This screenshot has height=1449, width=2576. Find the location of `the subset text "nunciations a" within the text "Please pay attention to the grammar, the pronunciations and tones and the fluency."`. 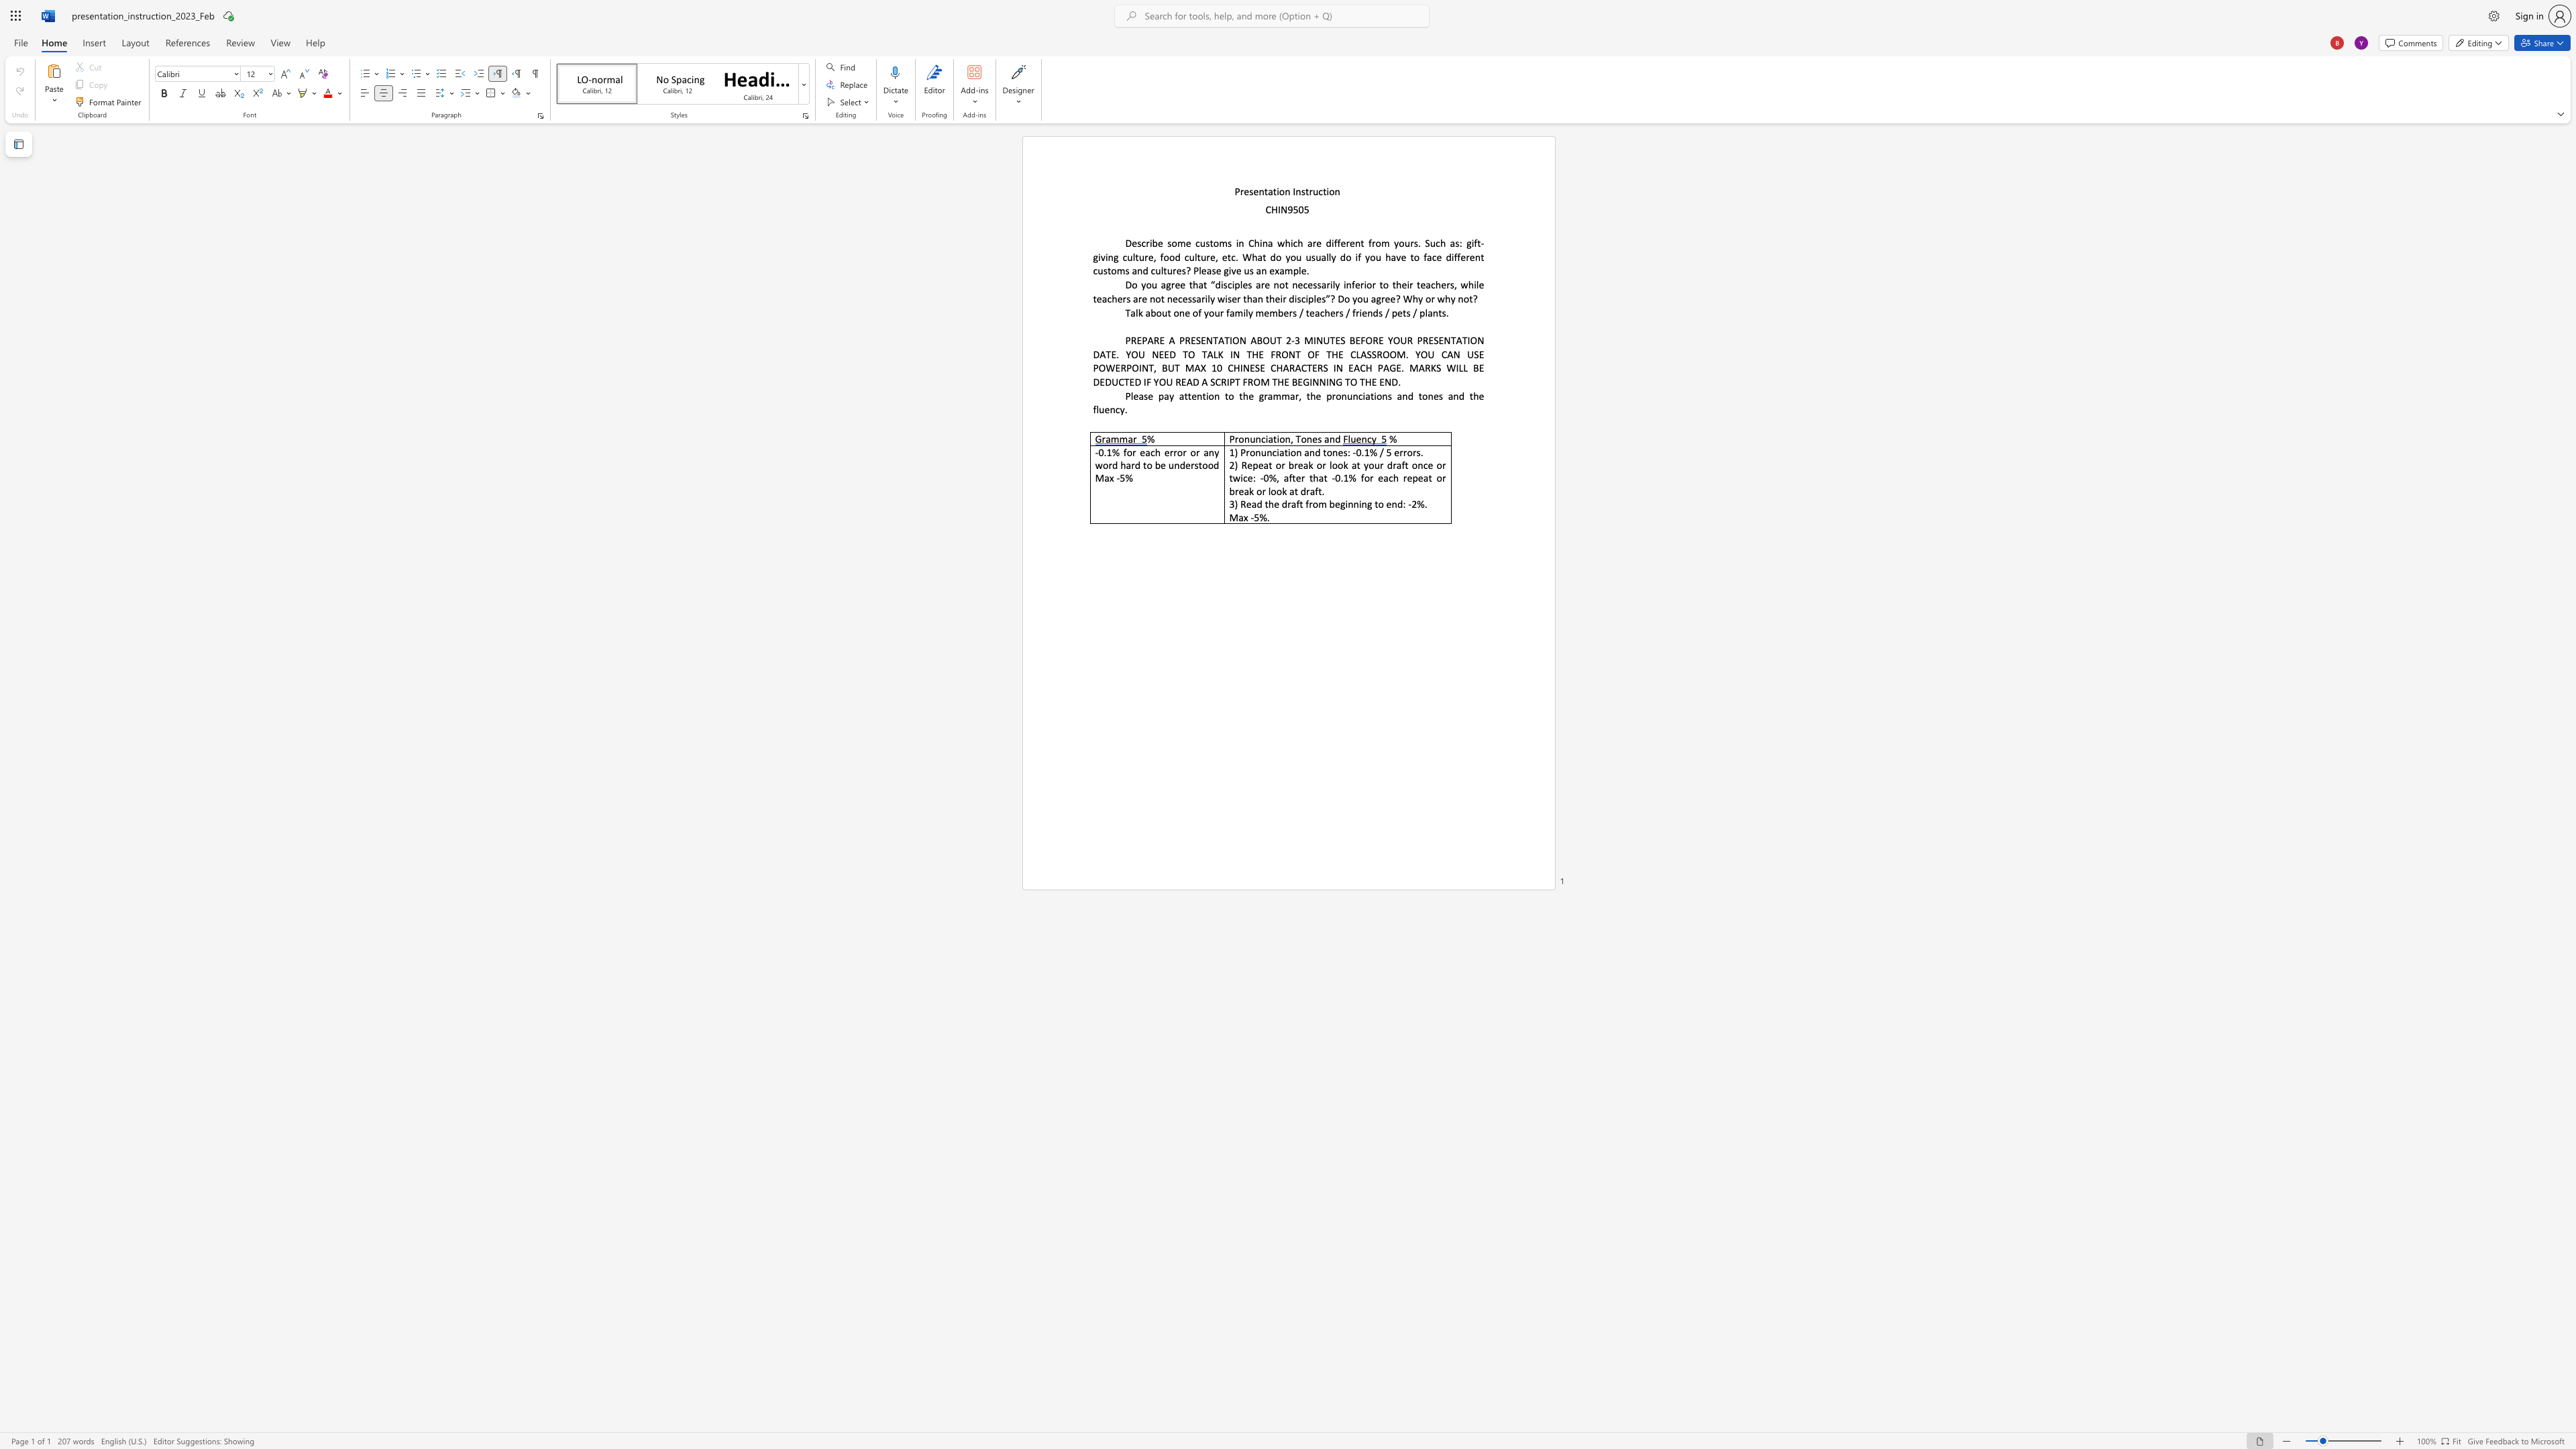

the subset text "nunciations a" within the text "Please pay attention to the grammar, the pronunciations and tones and the fluency." is located at coordinates (1340, 395).